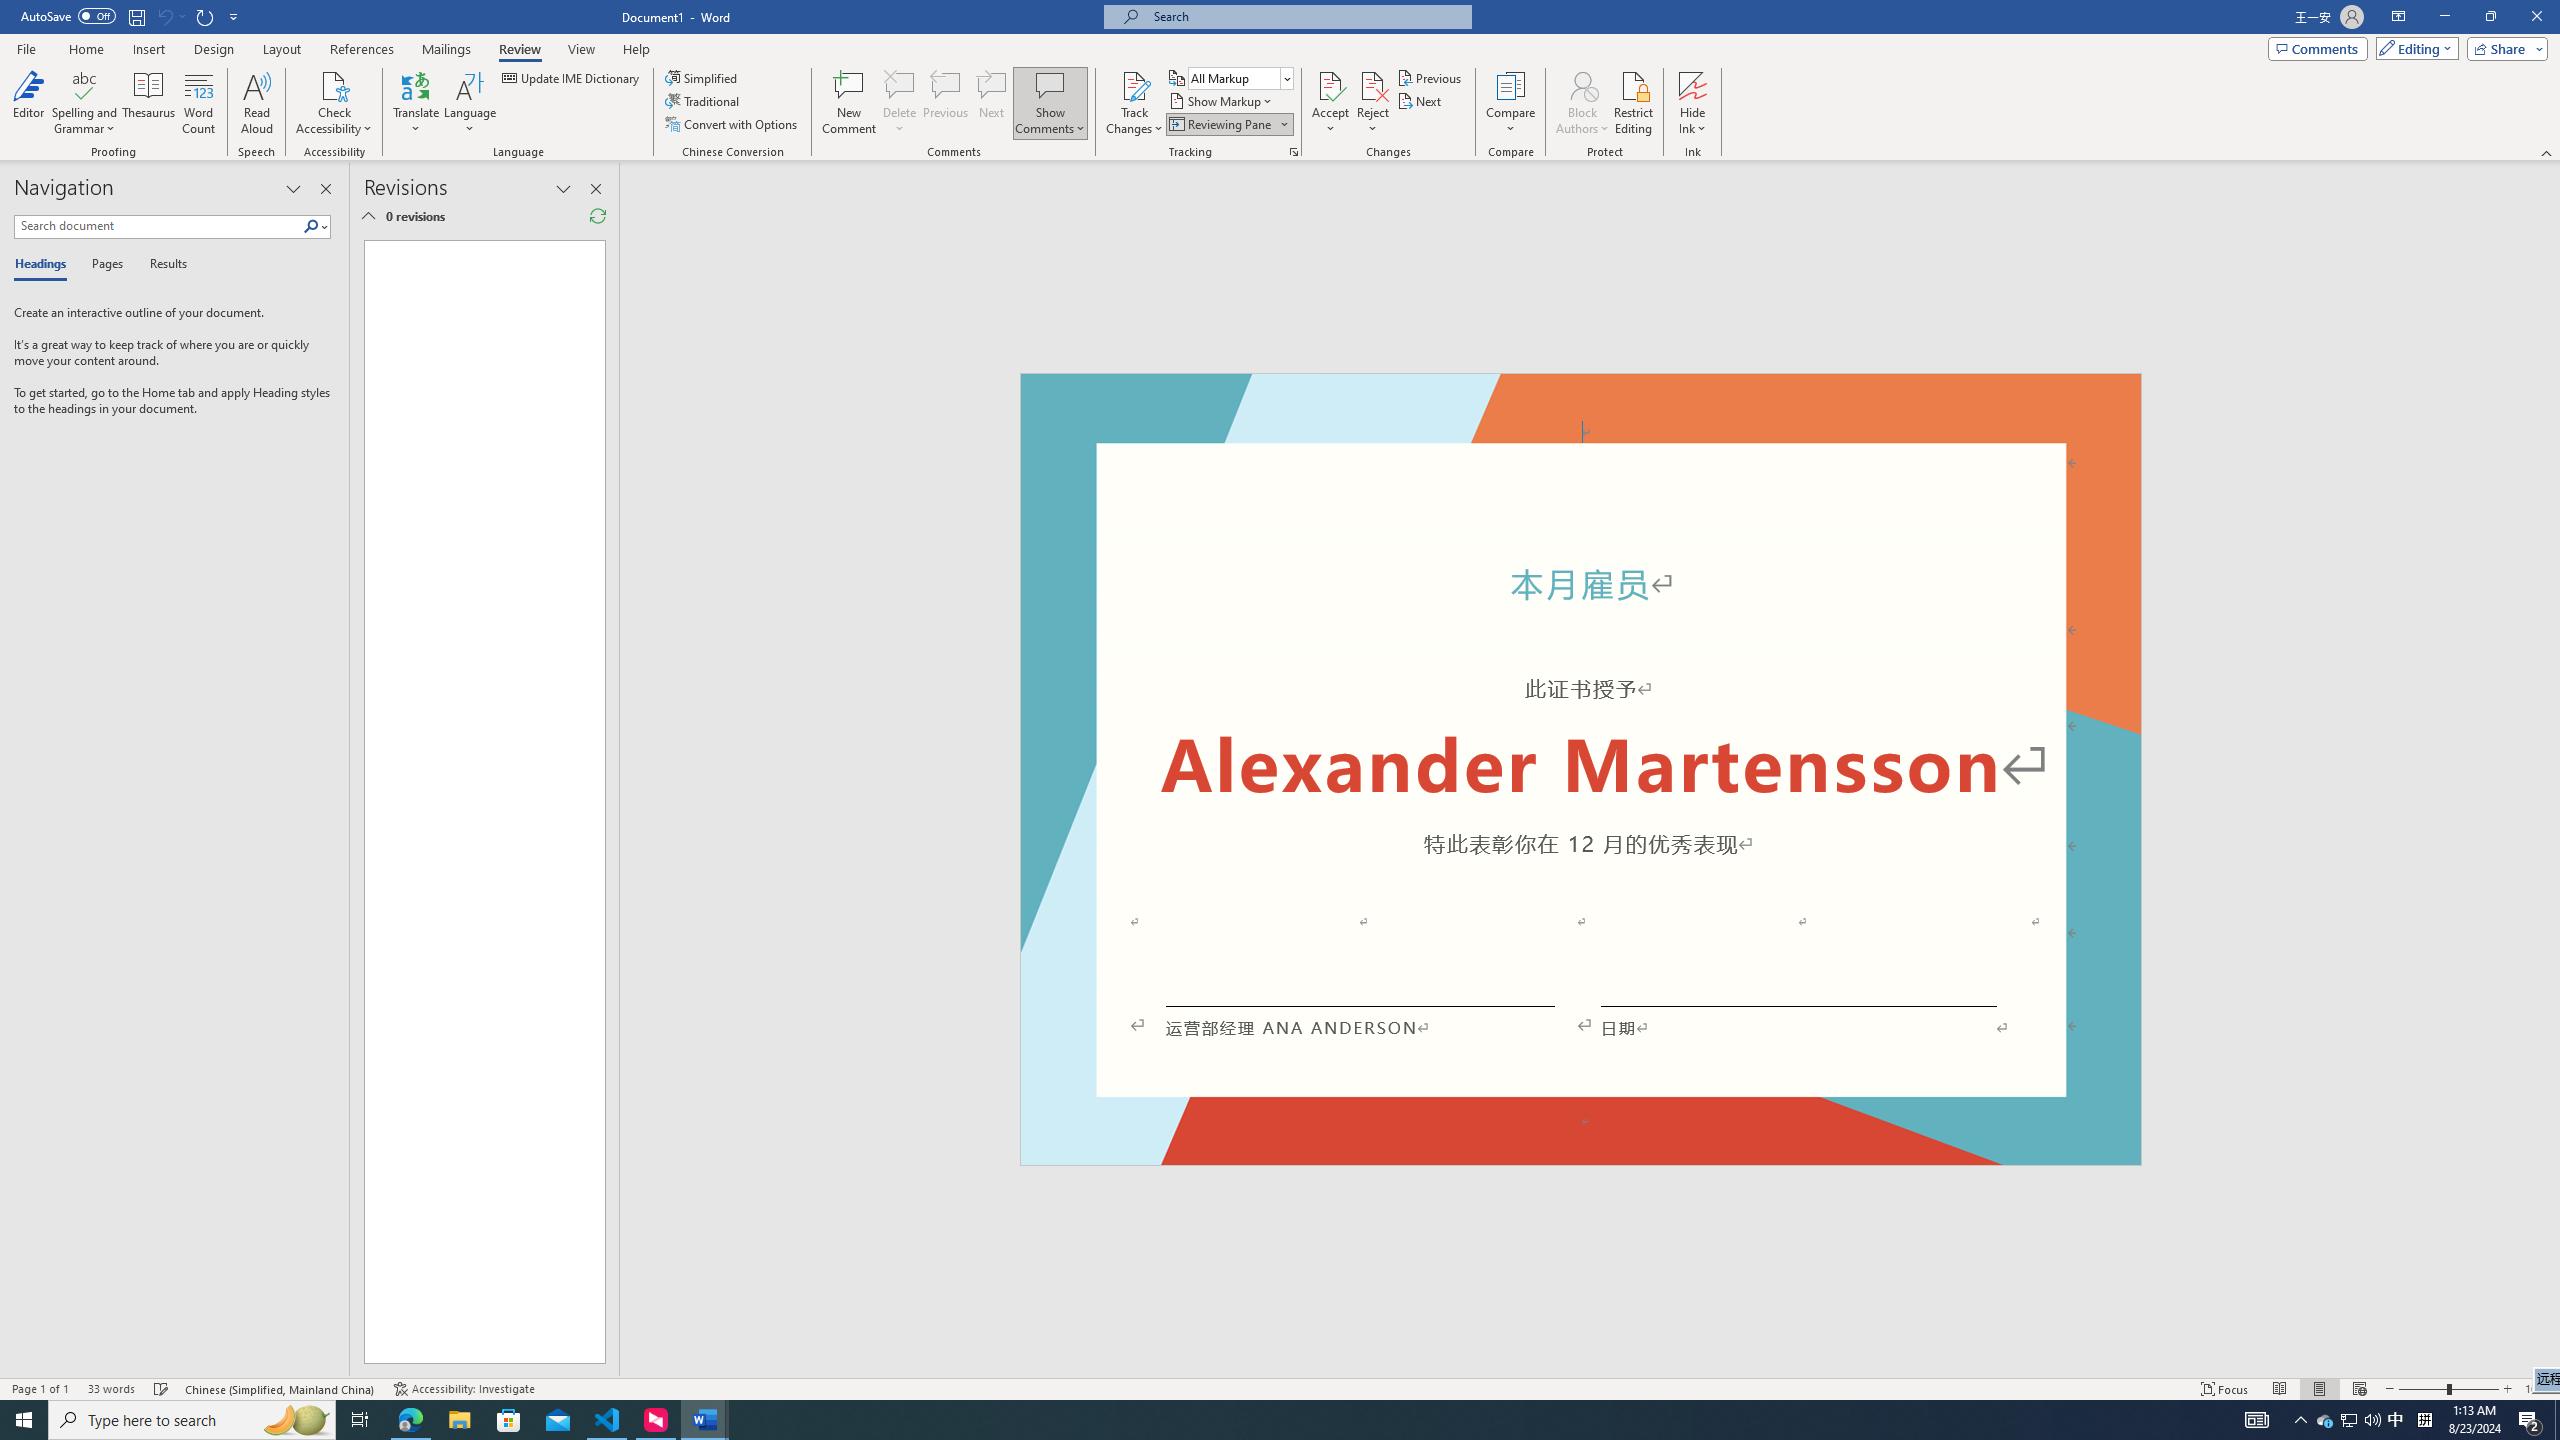 The height and width of the screenshot is (1440, 2560). What do you see at coordinates (2413, 47) in the screenshot?
I see `'Mode'` at bounding box center [2413, 47].